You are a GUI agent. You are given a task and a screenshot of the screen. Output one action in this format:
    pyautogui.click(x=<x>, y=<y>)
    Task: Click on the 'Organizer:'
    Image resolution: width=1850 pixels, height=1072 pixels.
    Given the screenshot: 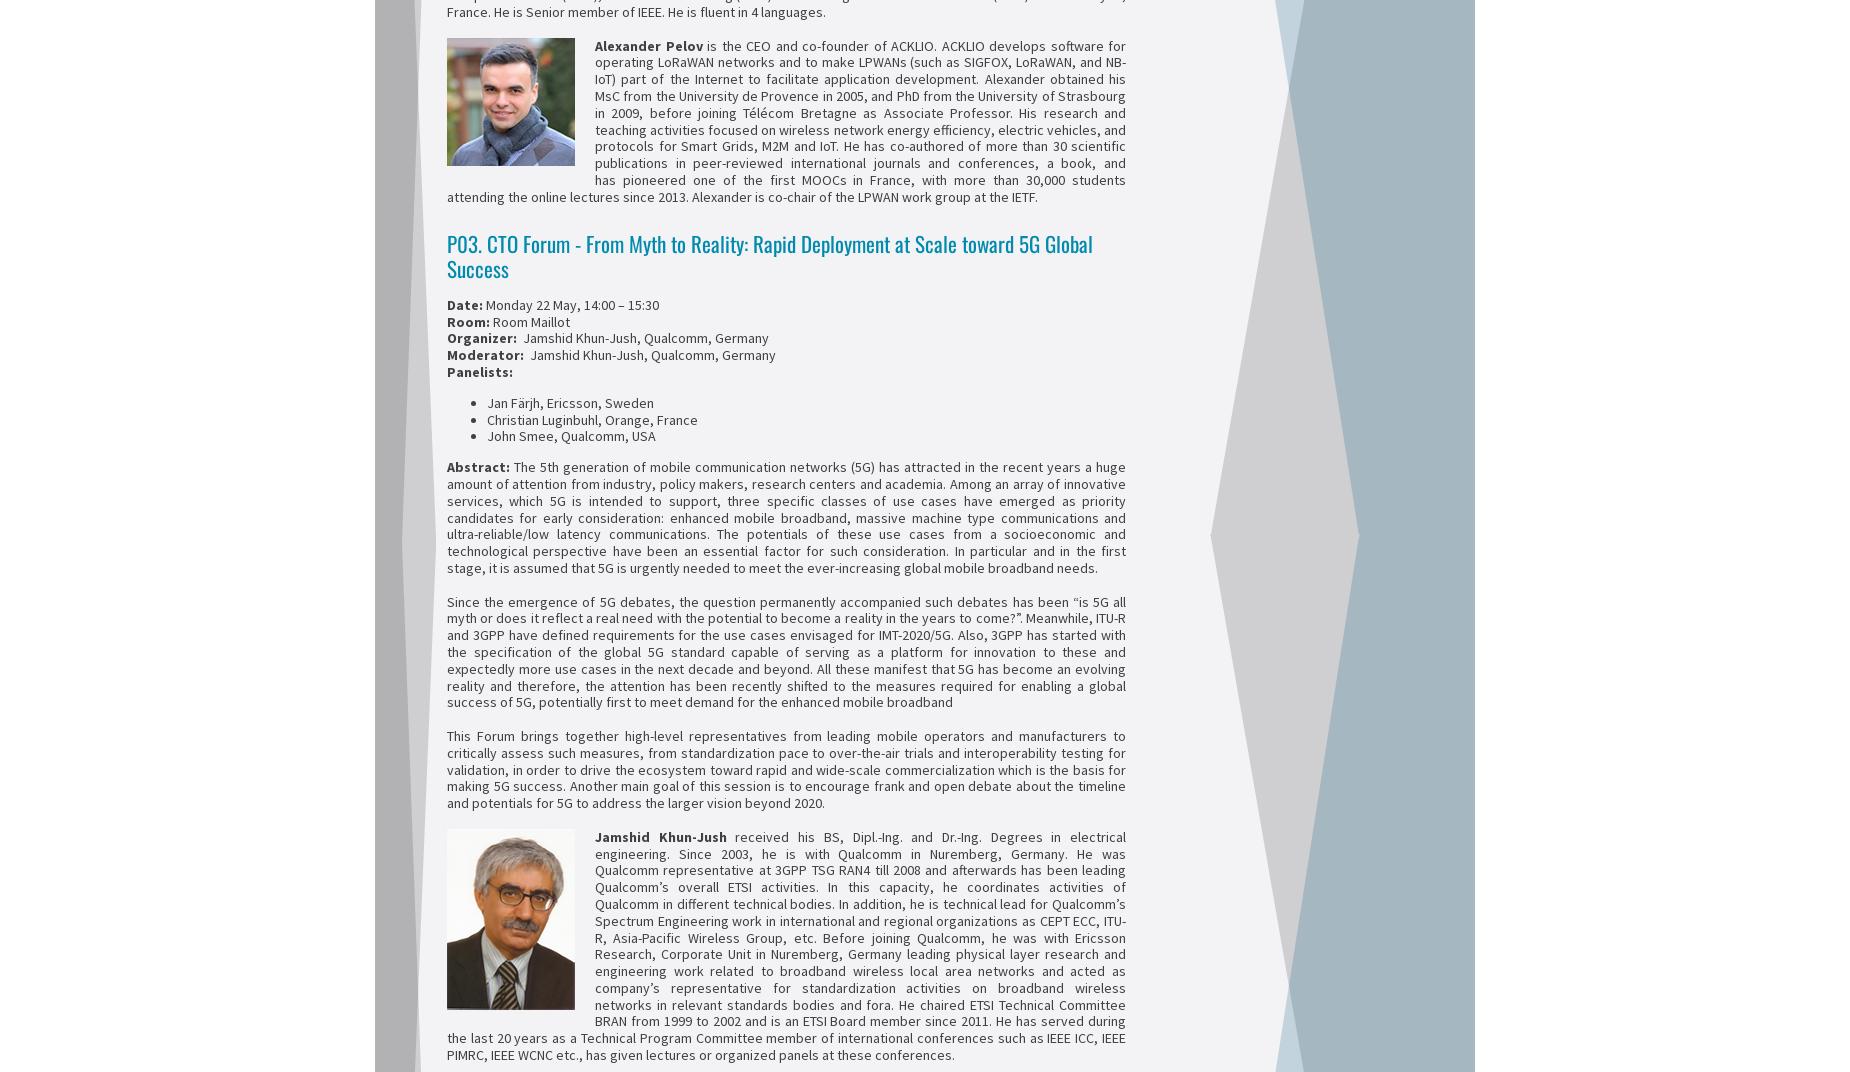 What is the action you would take?
    pyautogui.click(x=481, y=338)
    